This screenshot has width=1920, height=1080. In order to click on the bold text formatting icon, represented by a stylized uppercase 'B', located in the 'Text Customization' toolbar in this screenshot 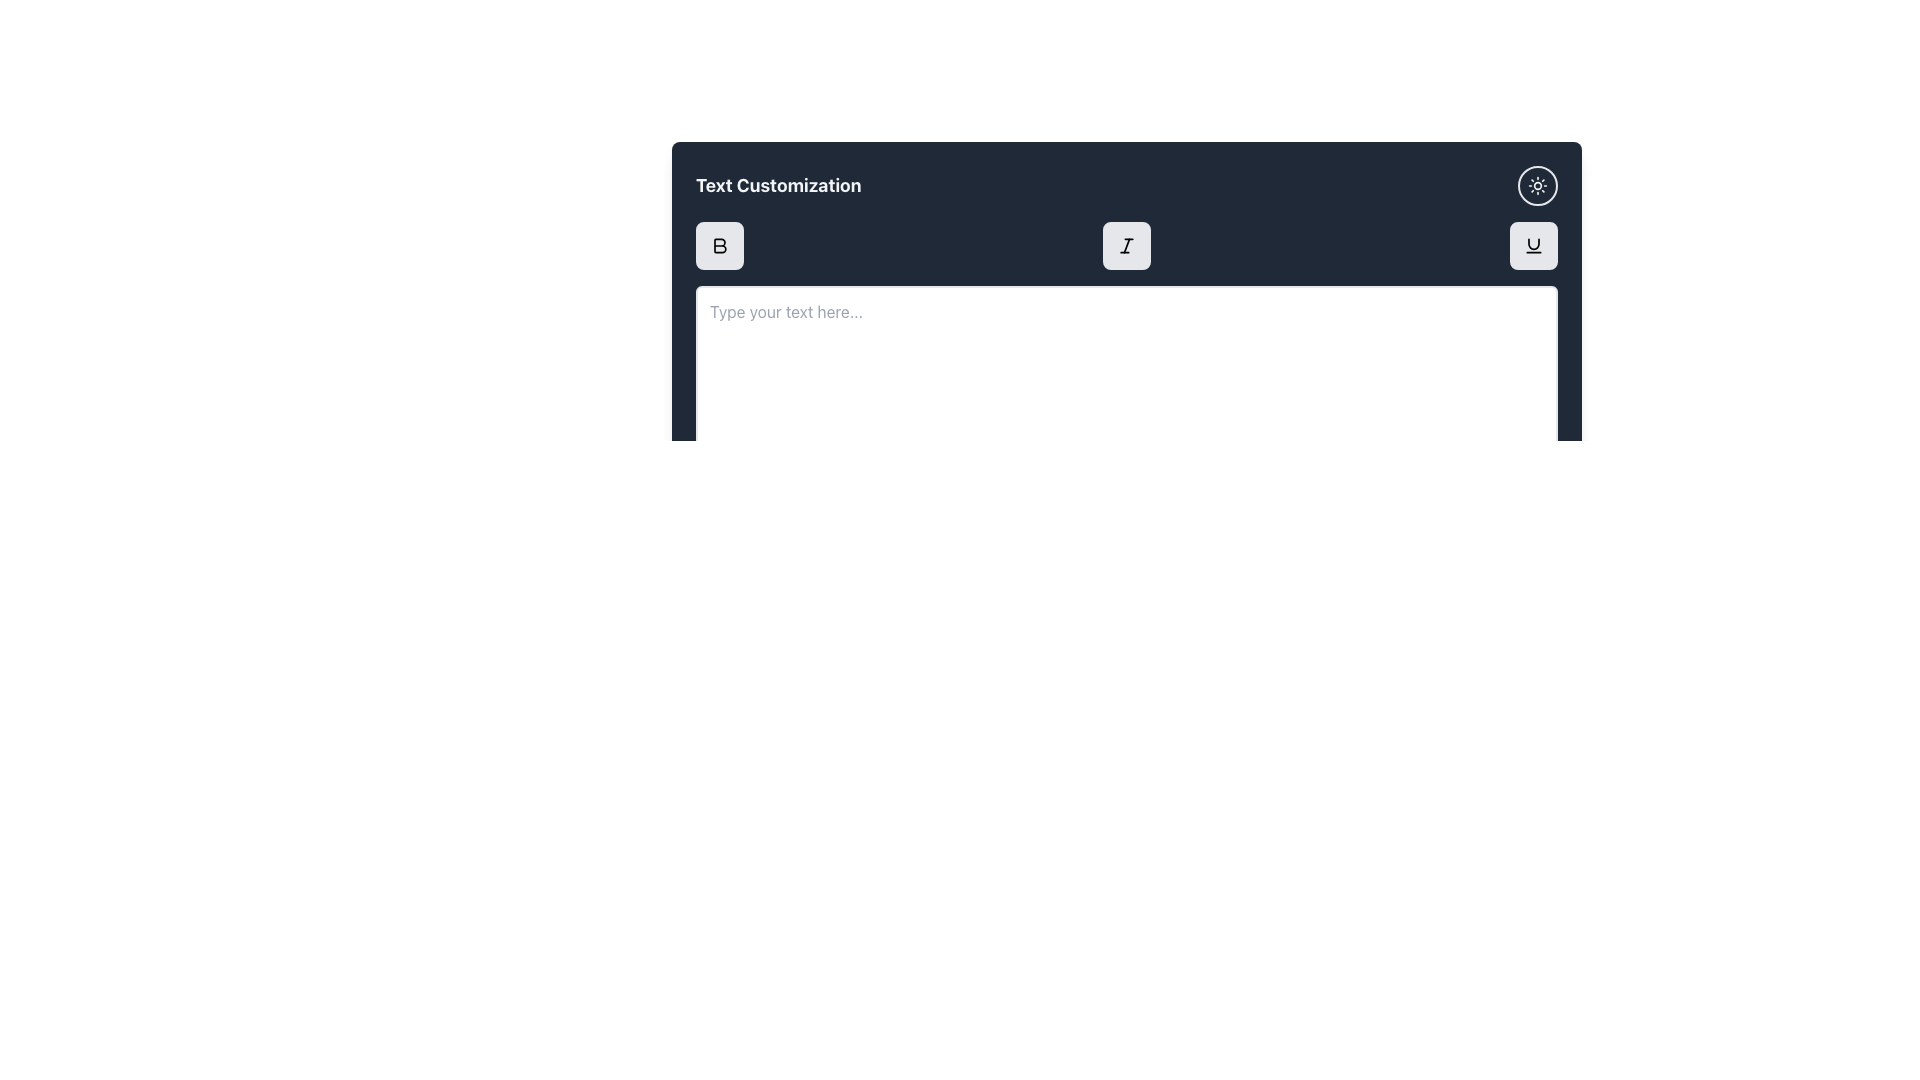, I will do `click(720, 245)`.